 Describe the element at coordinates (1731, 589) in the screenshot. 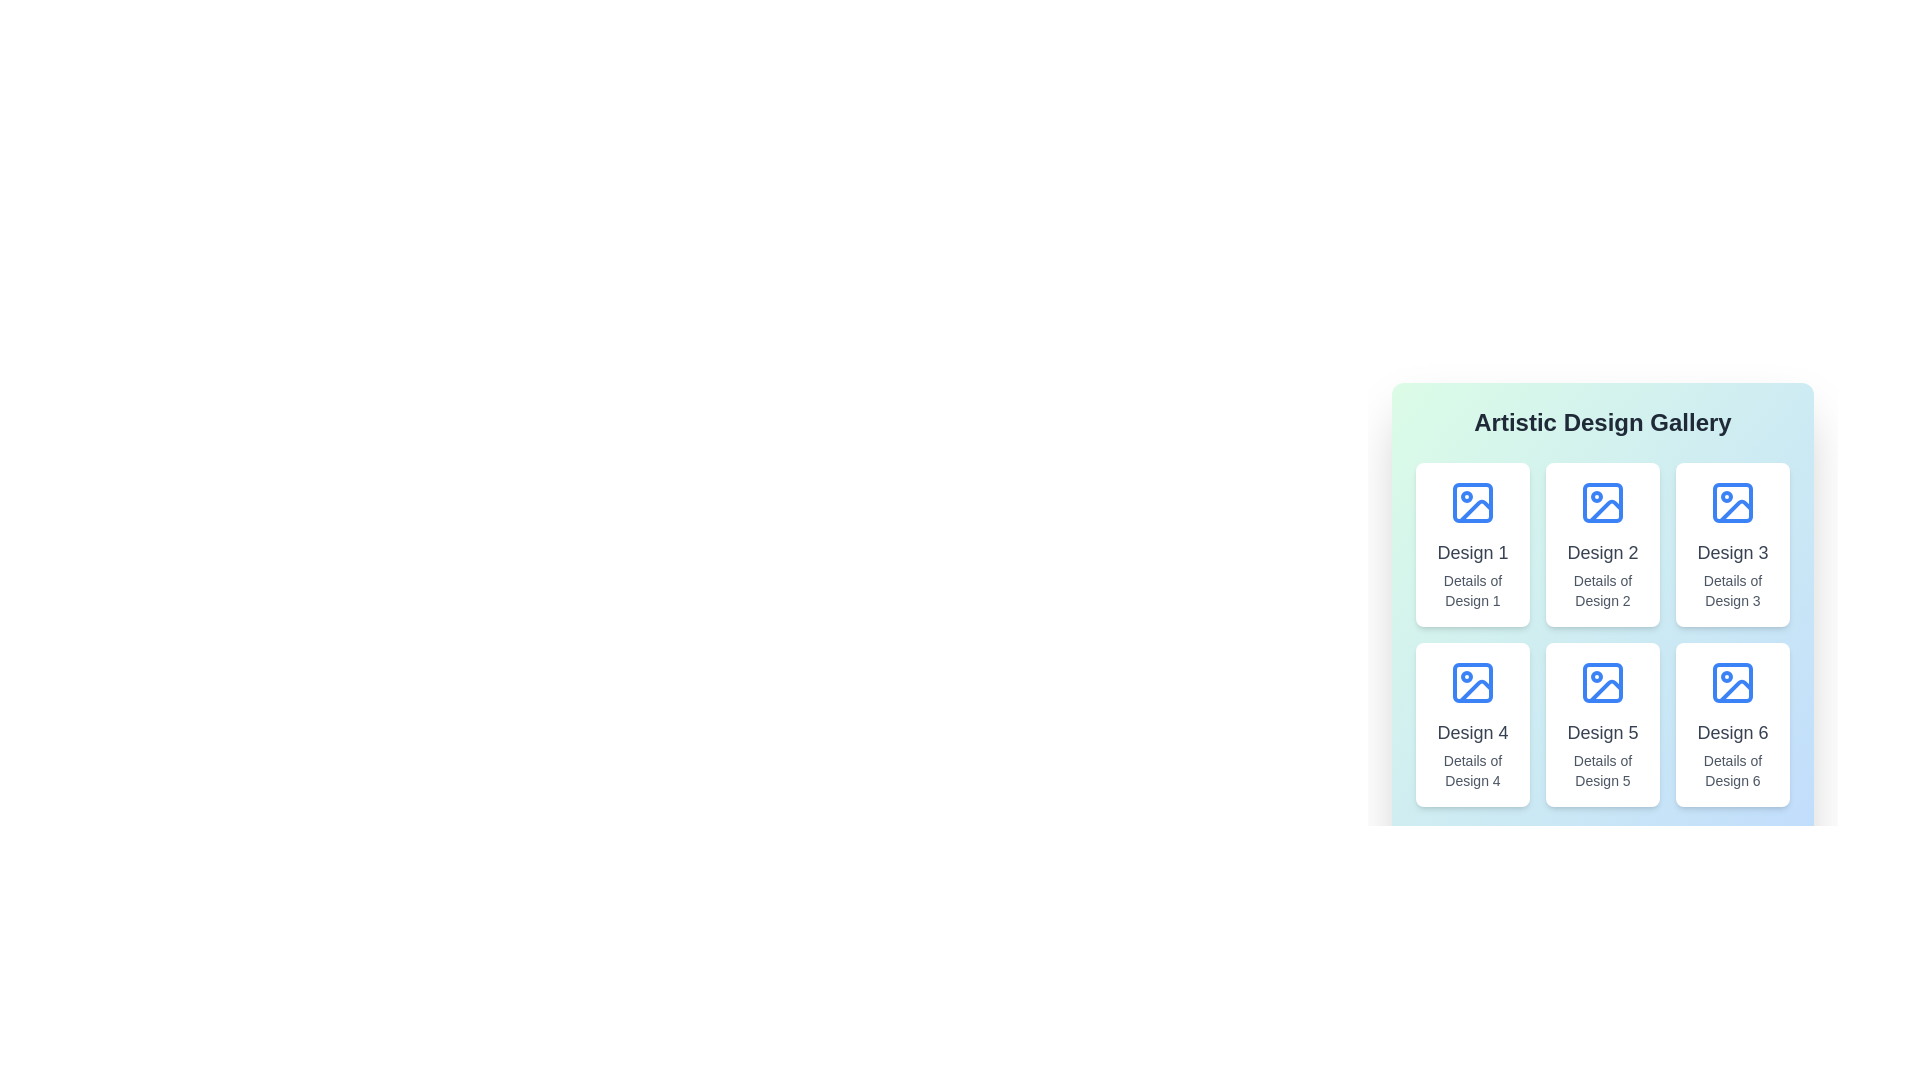

I see `the descriptive subheading text for the 'Design 3' card, which is the second text section located in the top-right position of the card grid` at that location.